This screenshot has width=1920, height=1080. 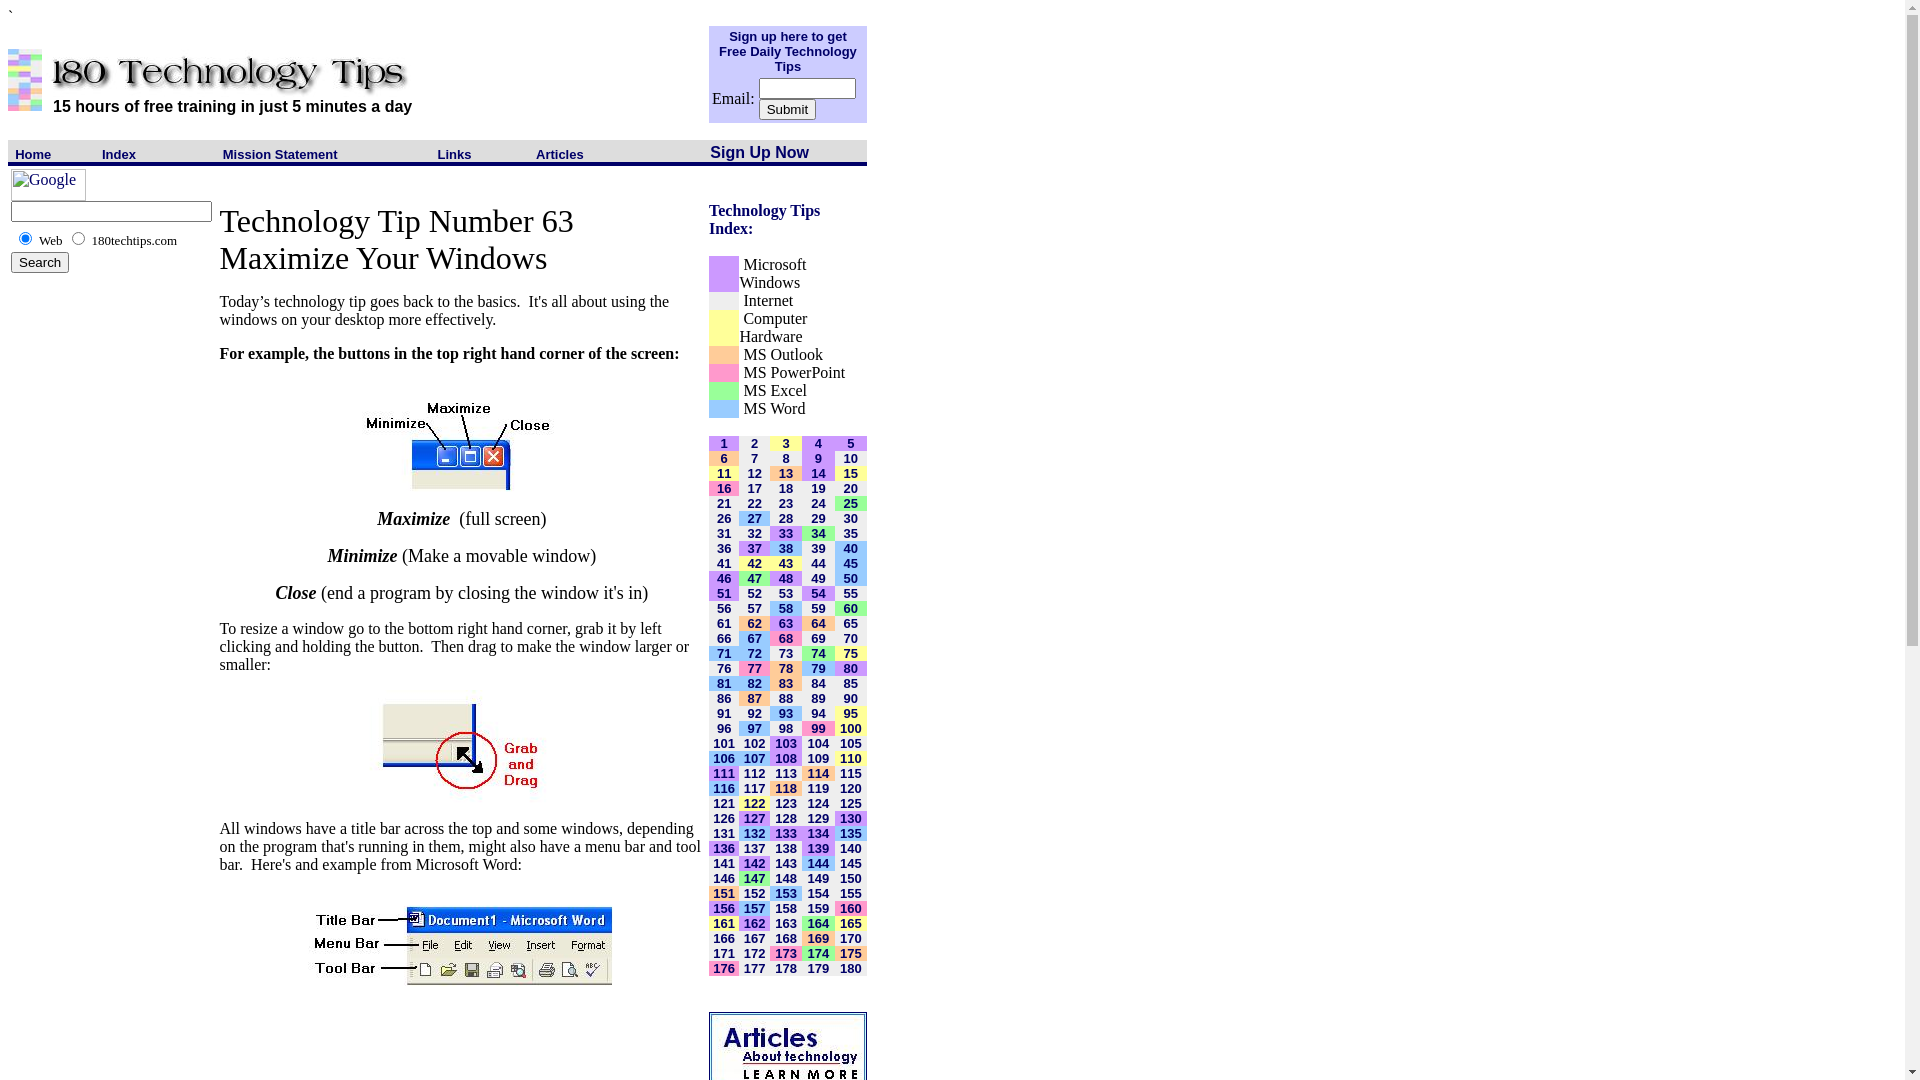 What do you see at coordinates (817, 607) in the screenshot?
I see `'59'` at bounding box center [817, 607].